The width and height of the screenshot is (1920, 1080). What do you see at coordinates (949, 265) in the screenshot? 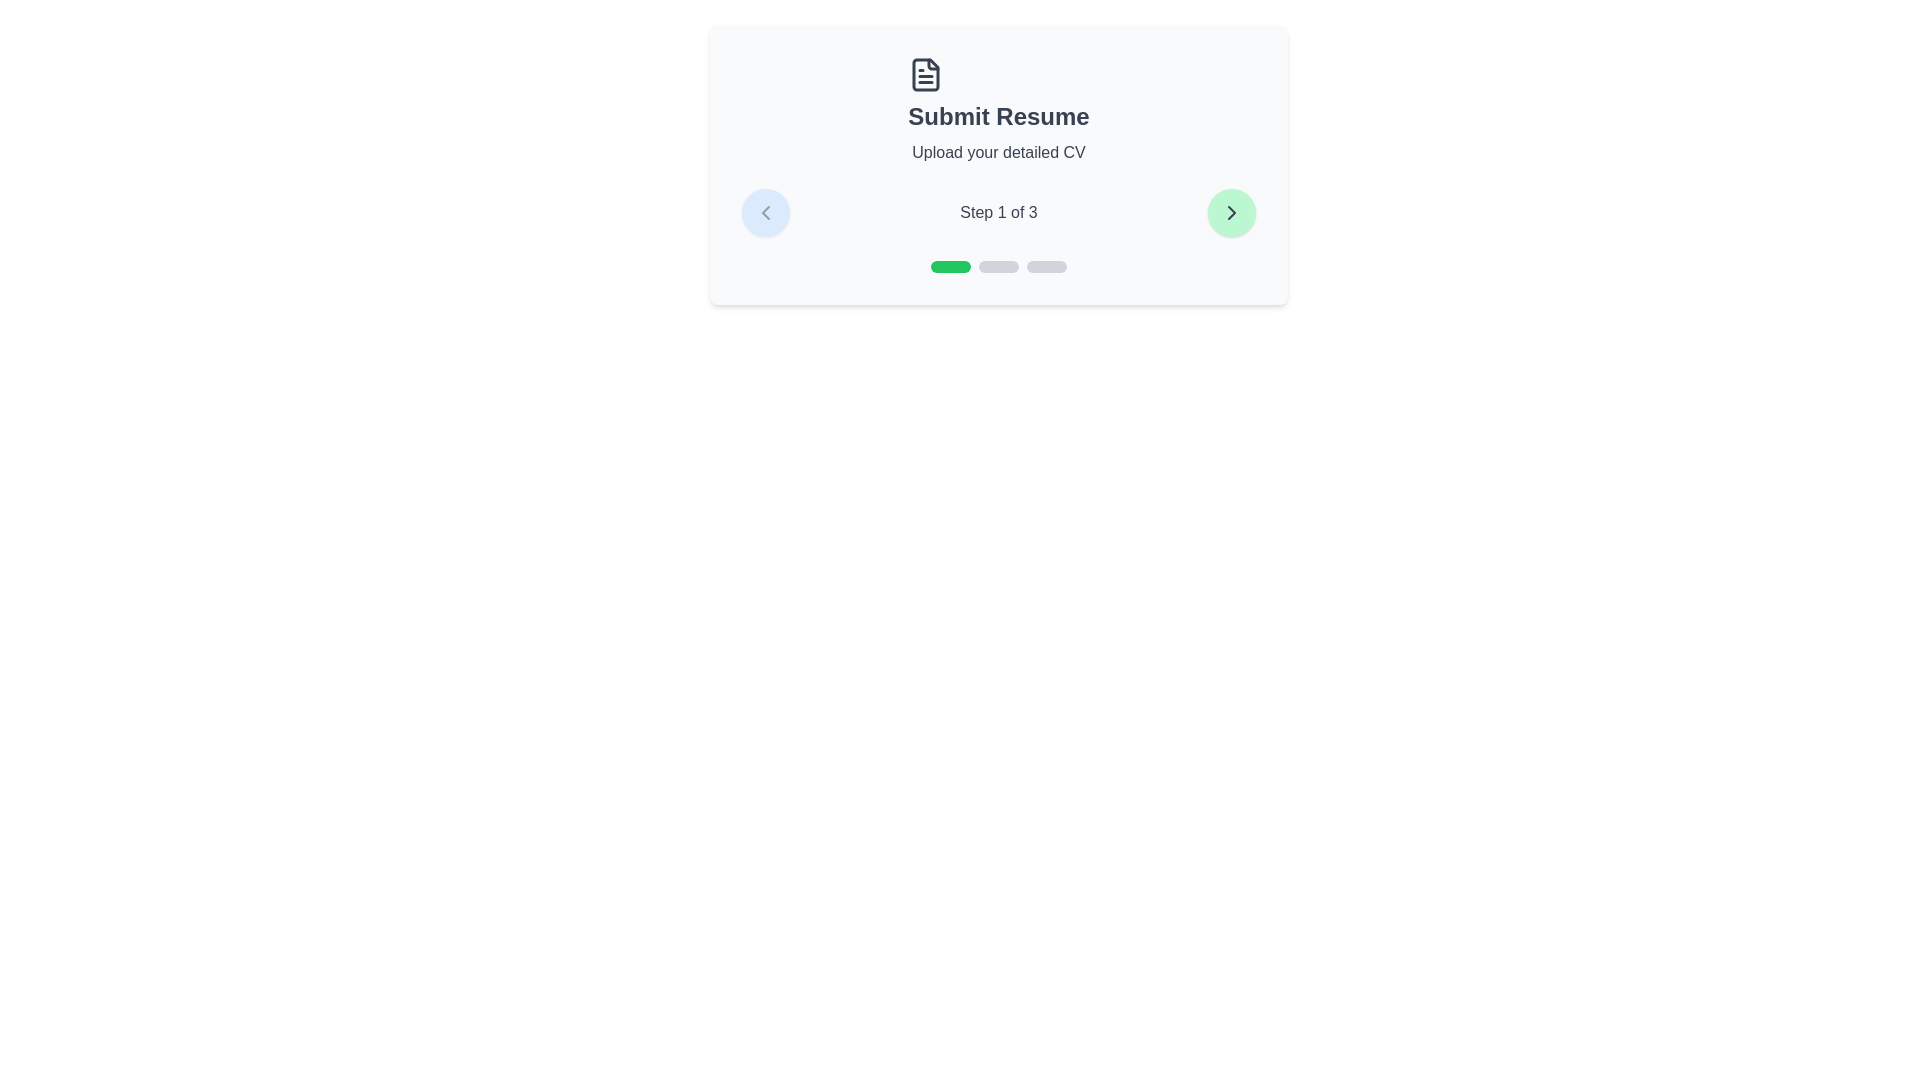
I see `the step progress indicator to navigate to step 1` at bounding box center [949, 265].